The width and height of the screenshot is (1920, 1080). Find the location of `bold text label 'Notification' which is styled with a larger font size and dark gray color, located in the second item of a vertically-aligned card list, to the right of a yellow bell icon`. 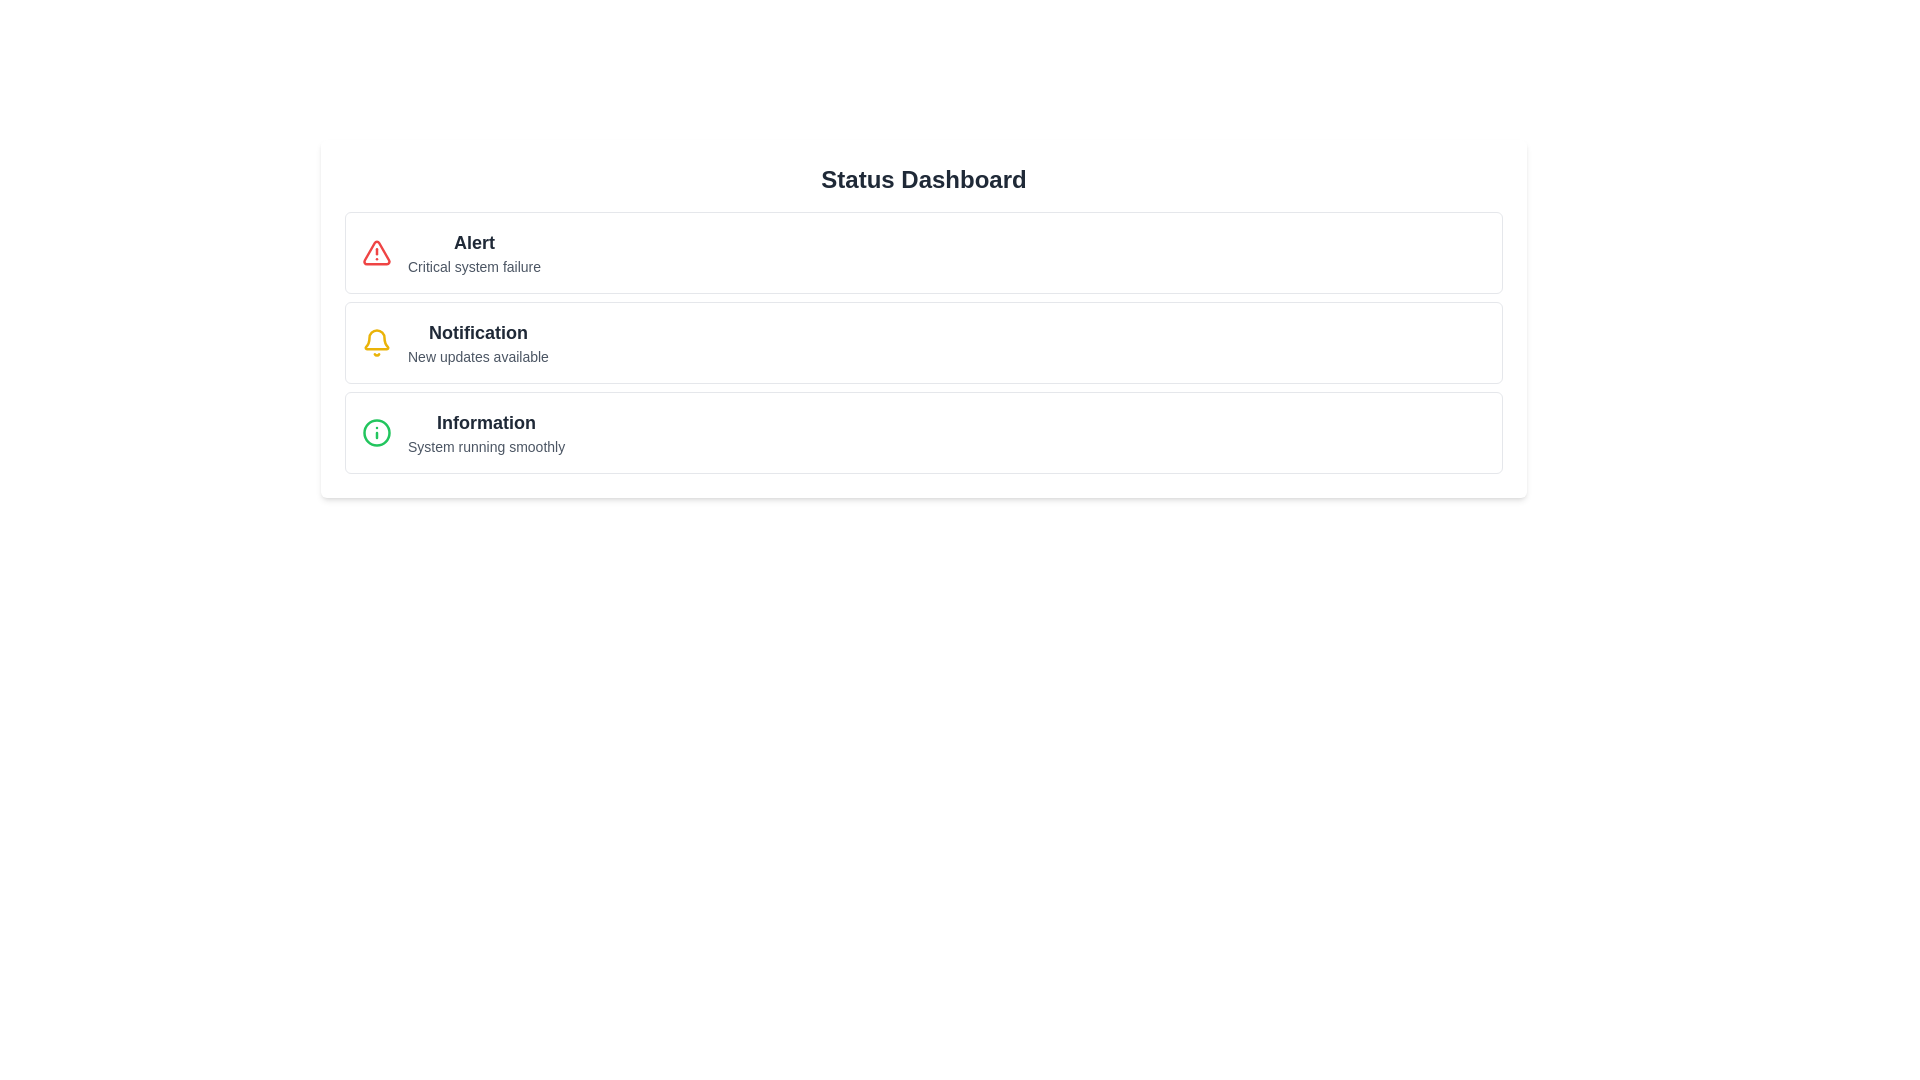

bold text label 'Notification' which is styled with a larger font size and dark gray color, located in the second item of a vertically-aligned card list, to the right of a yellow bell icon is located at coordinates (477, 331).